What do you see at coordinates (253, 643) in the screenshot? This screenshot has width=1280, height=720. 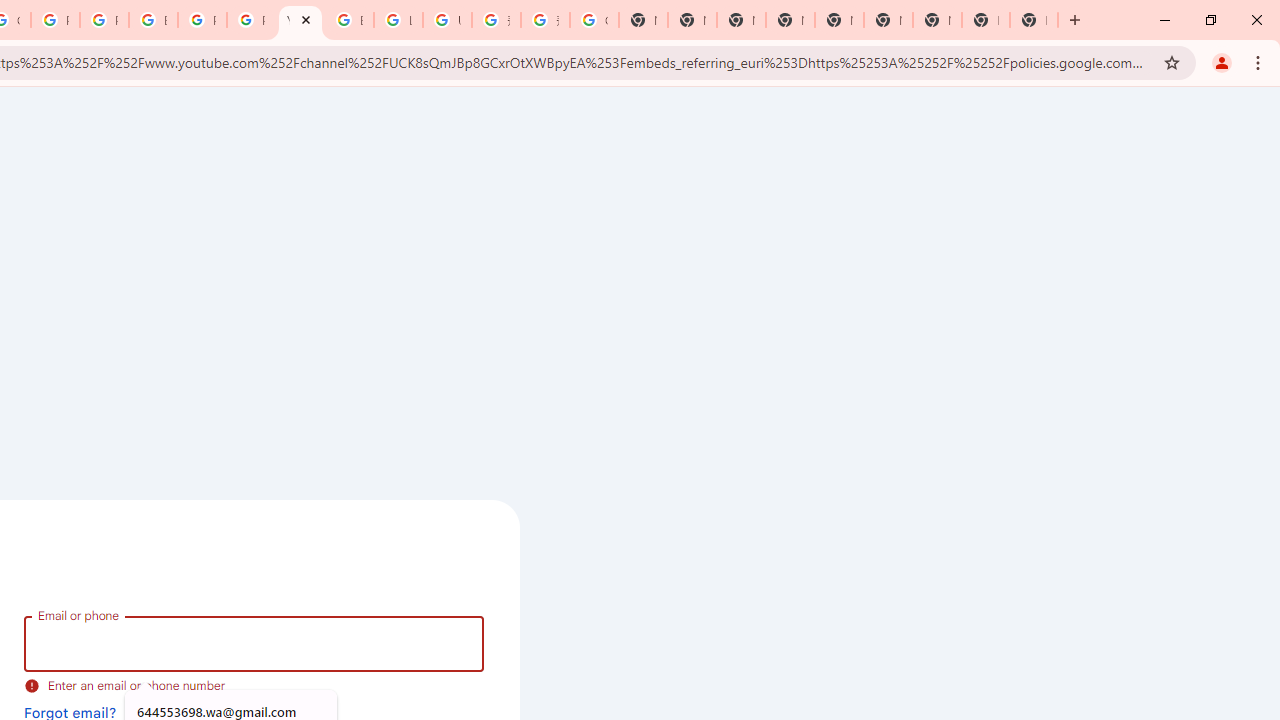 I see `'Email or phone'` at bounding box center [253, 643].